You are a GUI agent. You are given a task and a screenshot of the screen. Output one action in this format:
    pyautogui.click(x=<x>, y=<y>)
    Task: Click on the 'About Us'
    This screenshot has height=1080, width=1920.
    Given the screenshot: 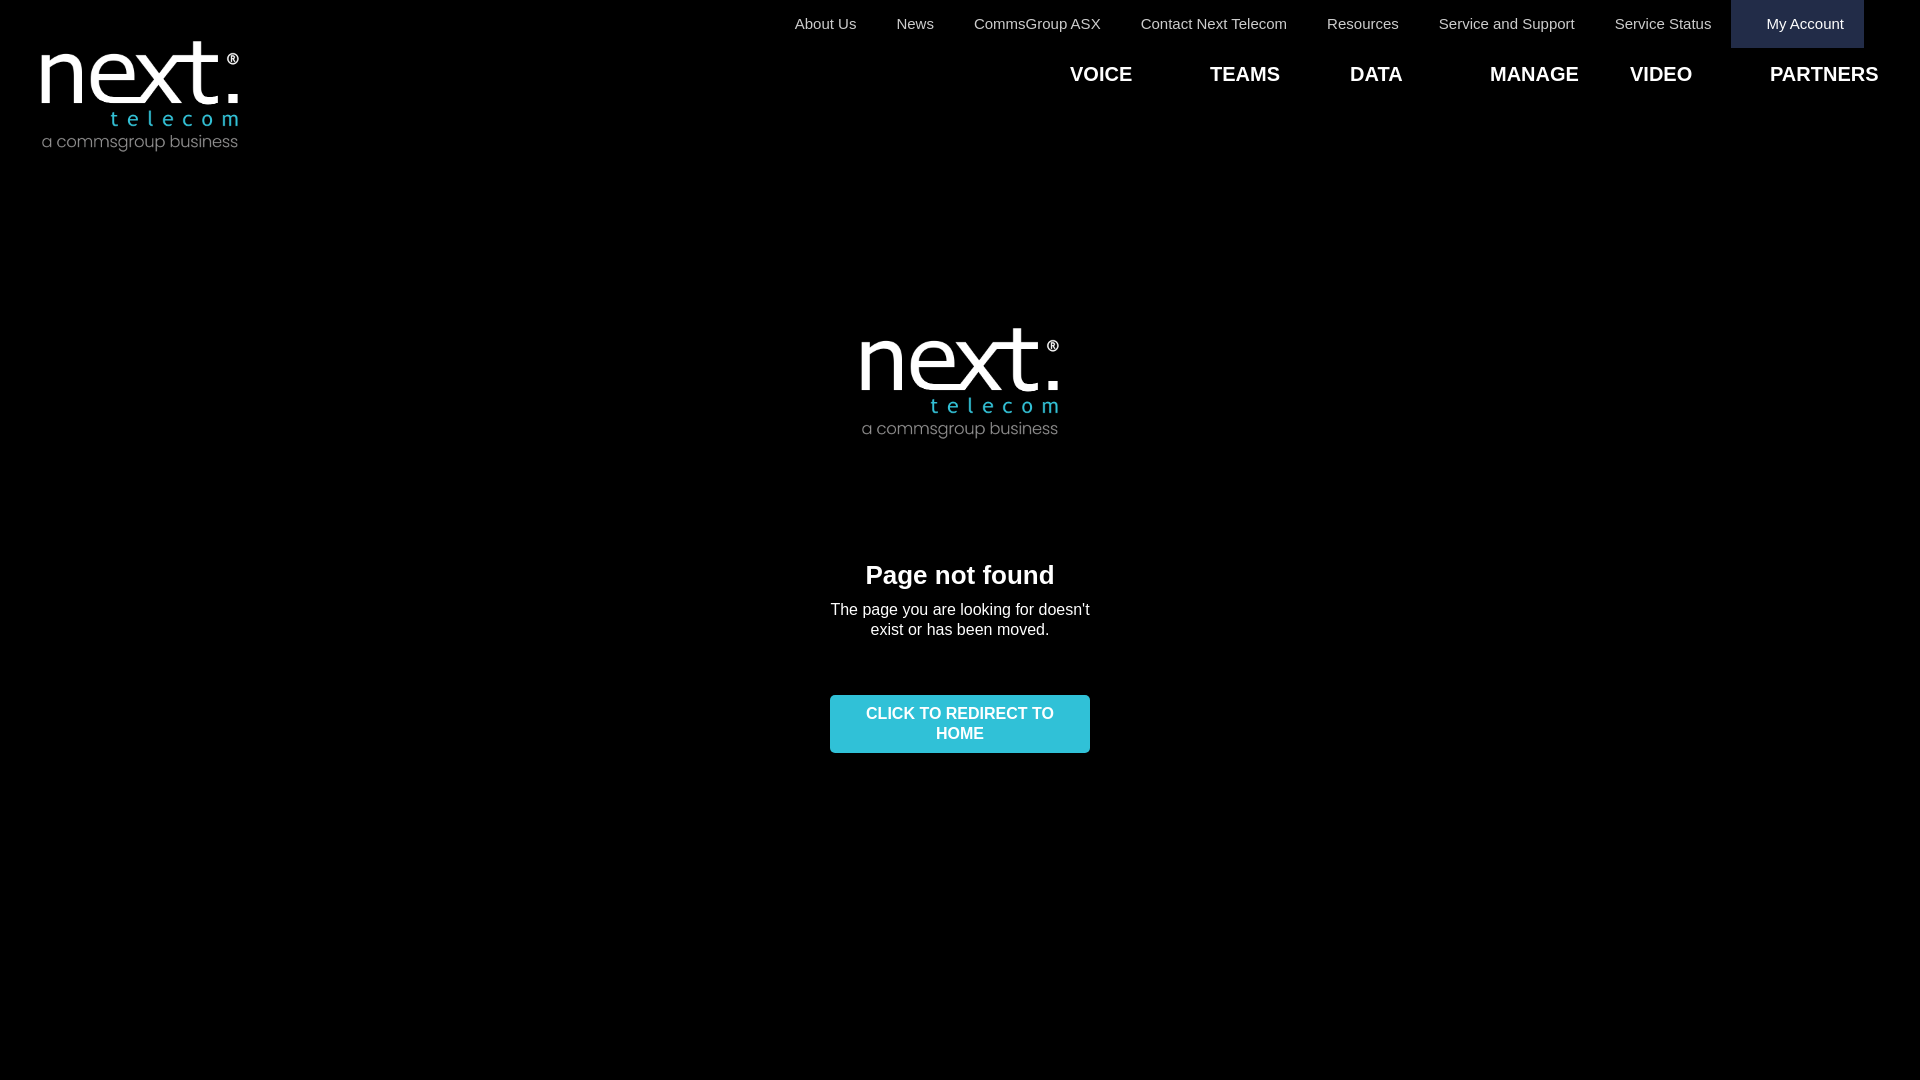 What is the action you would take?
    pyautogui.click(x=825, y=23)
    